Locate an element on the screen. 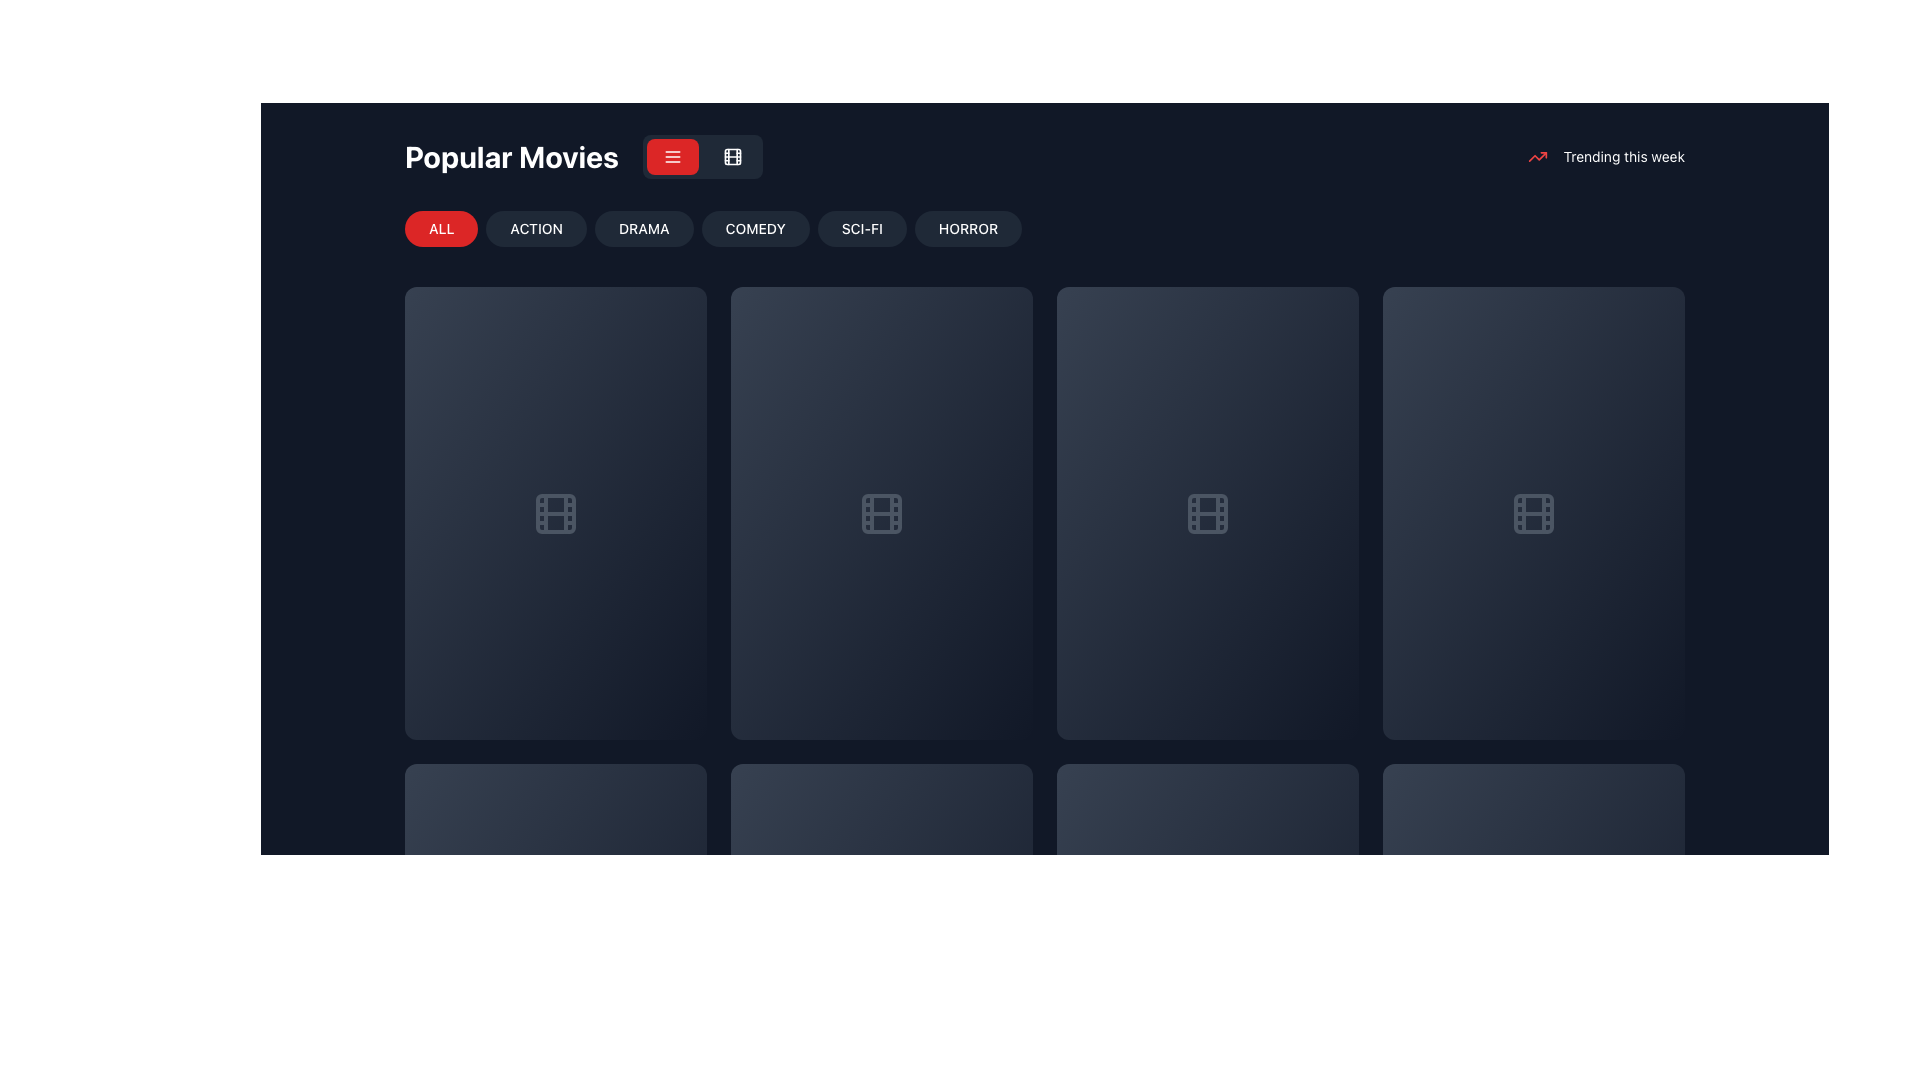 The width and height of the screenshot is (1920, 1080). the red trending upwards arrow icon located in the top-right corner of the interface, preceding the 'Trending this week' text is located at coordinates (1536, 156).